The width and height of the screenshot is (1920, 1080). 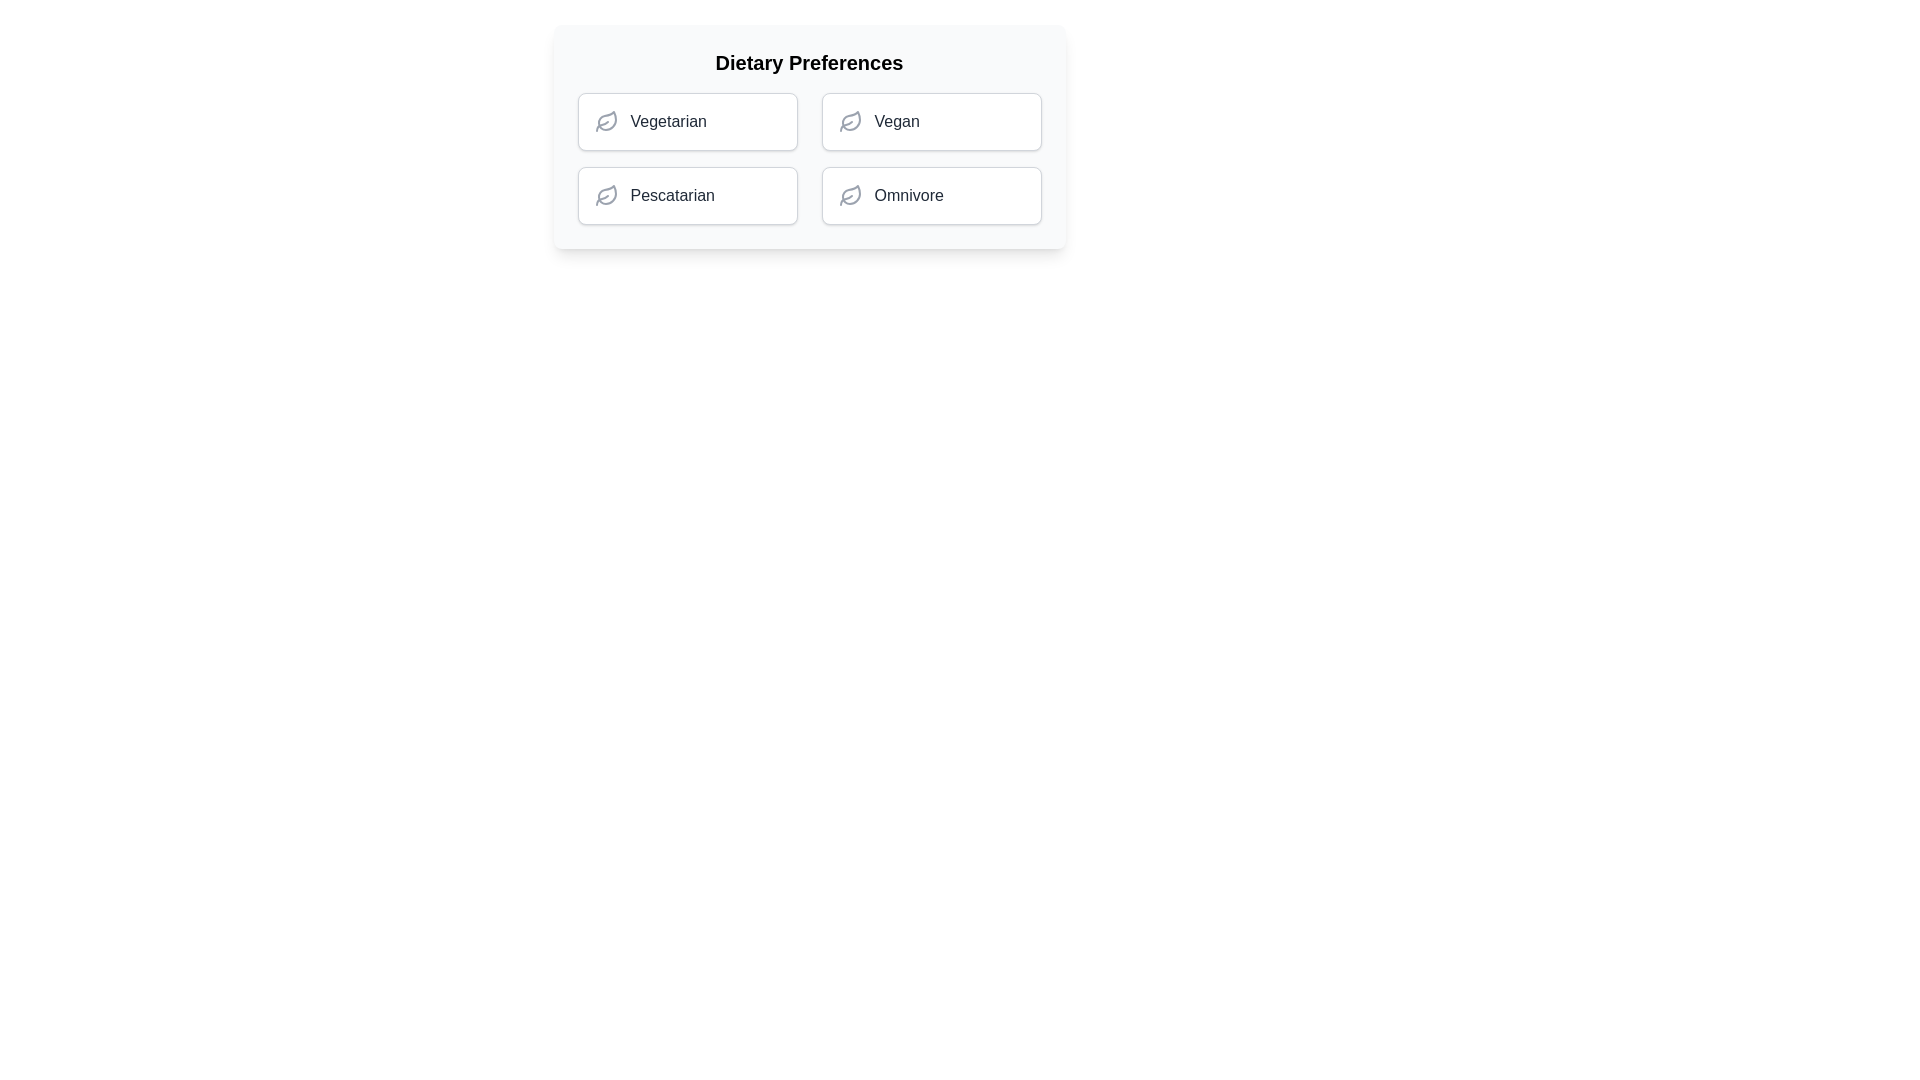 I want to click on the Pescatarian dietary preference icon located to the left of the text 'Pescatarian', so click(x=605, y=196).